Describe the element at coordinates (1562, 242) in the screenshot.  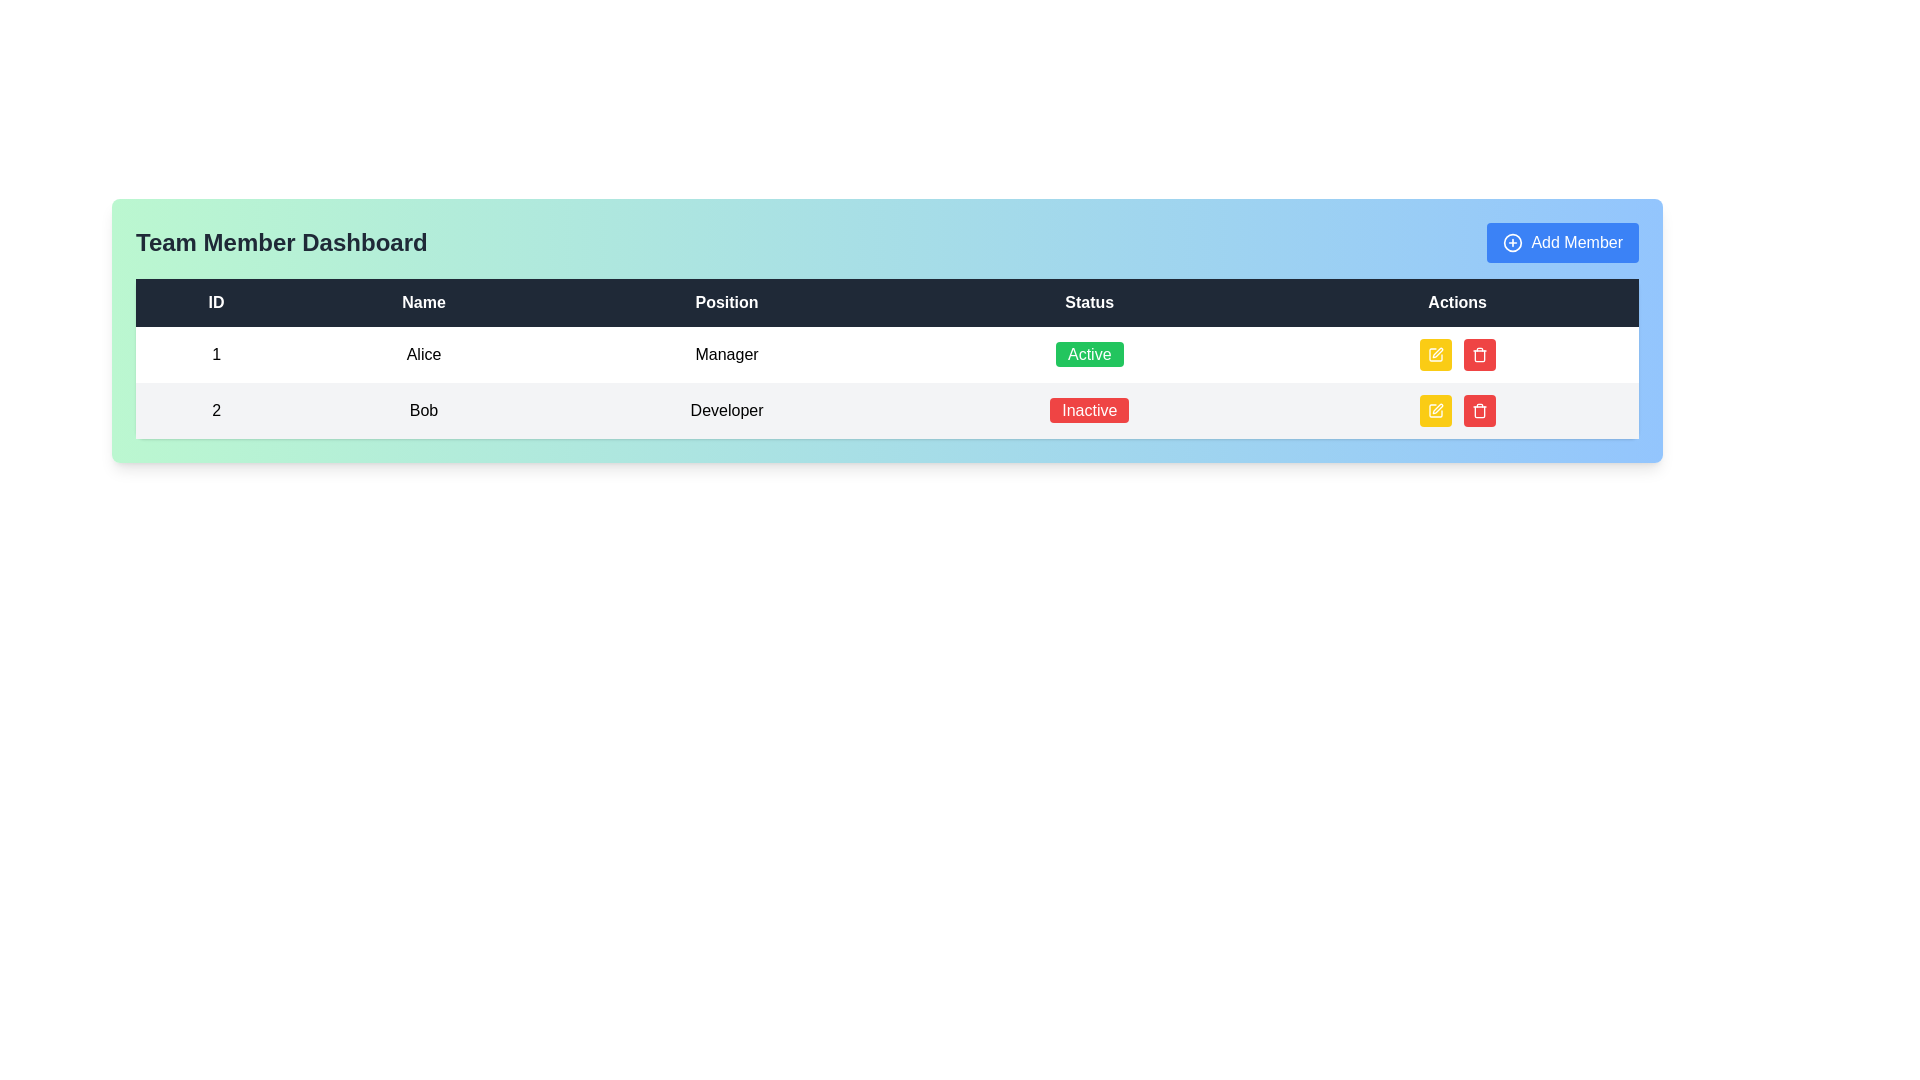
I see `the button located at the top-right corner of the 'Team Member Dashboard'` at that location.